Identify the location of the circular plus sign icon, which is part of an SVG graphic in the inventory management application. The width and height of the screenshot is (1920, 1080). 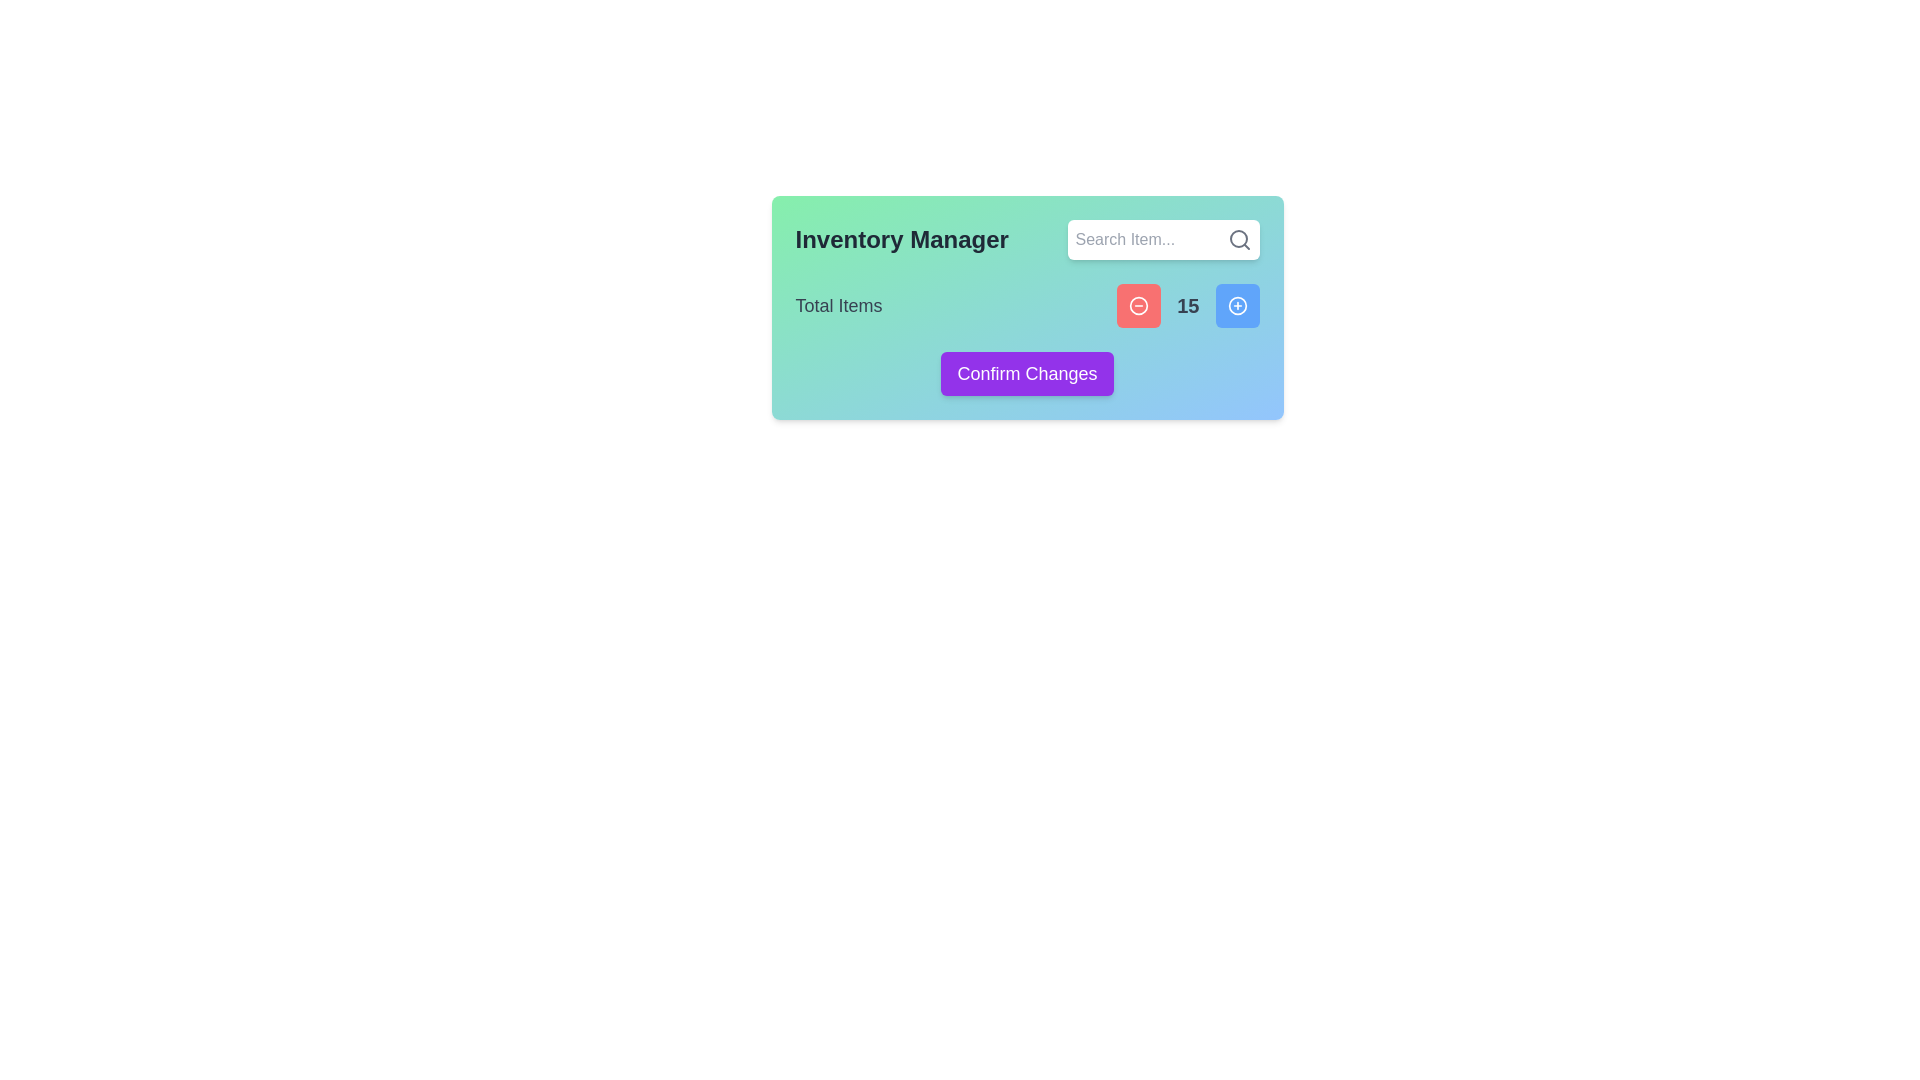
(1236, 305).